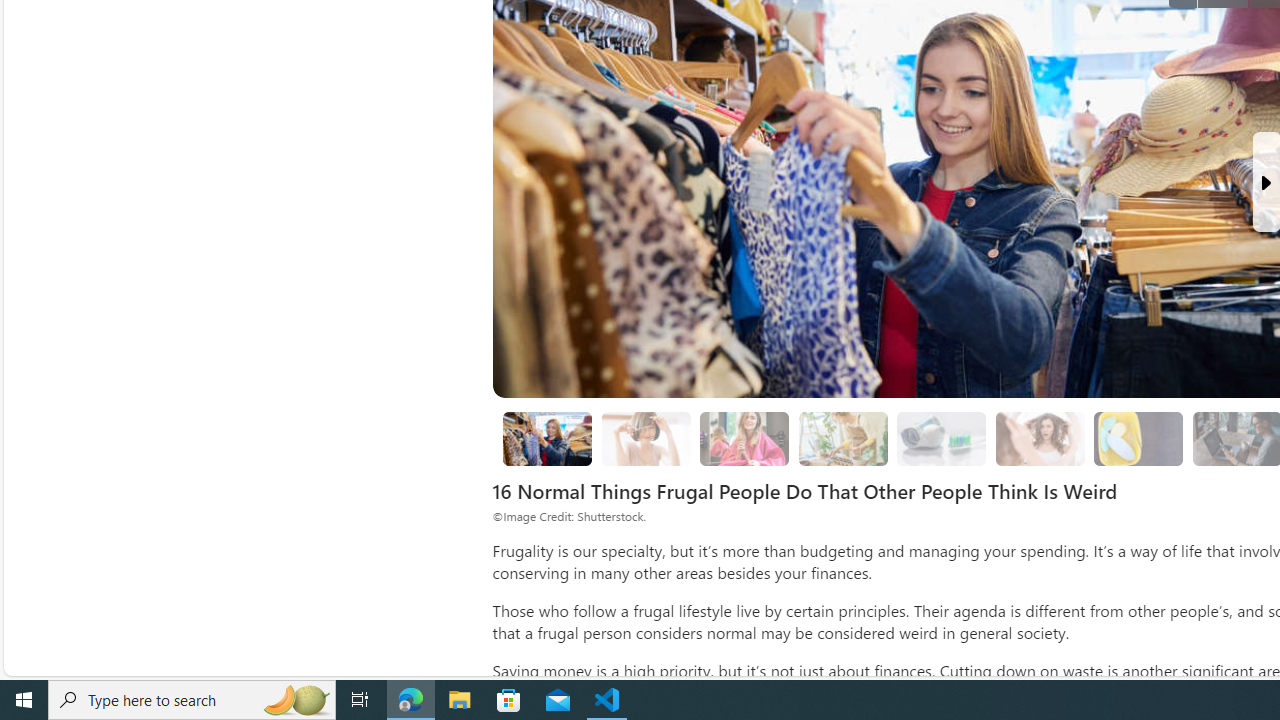 This screenshot has height=720, width=1280. Describe the element at coordinates (1138, 434) in the screenshot. I see `'Class: progress'` at that location.